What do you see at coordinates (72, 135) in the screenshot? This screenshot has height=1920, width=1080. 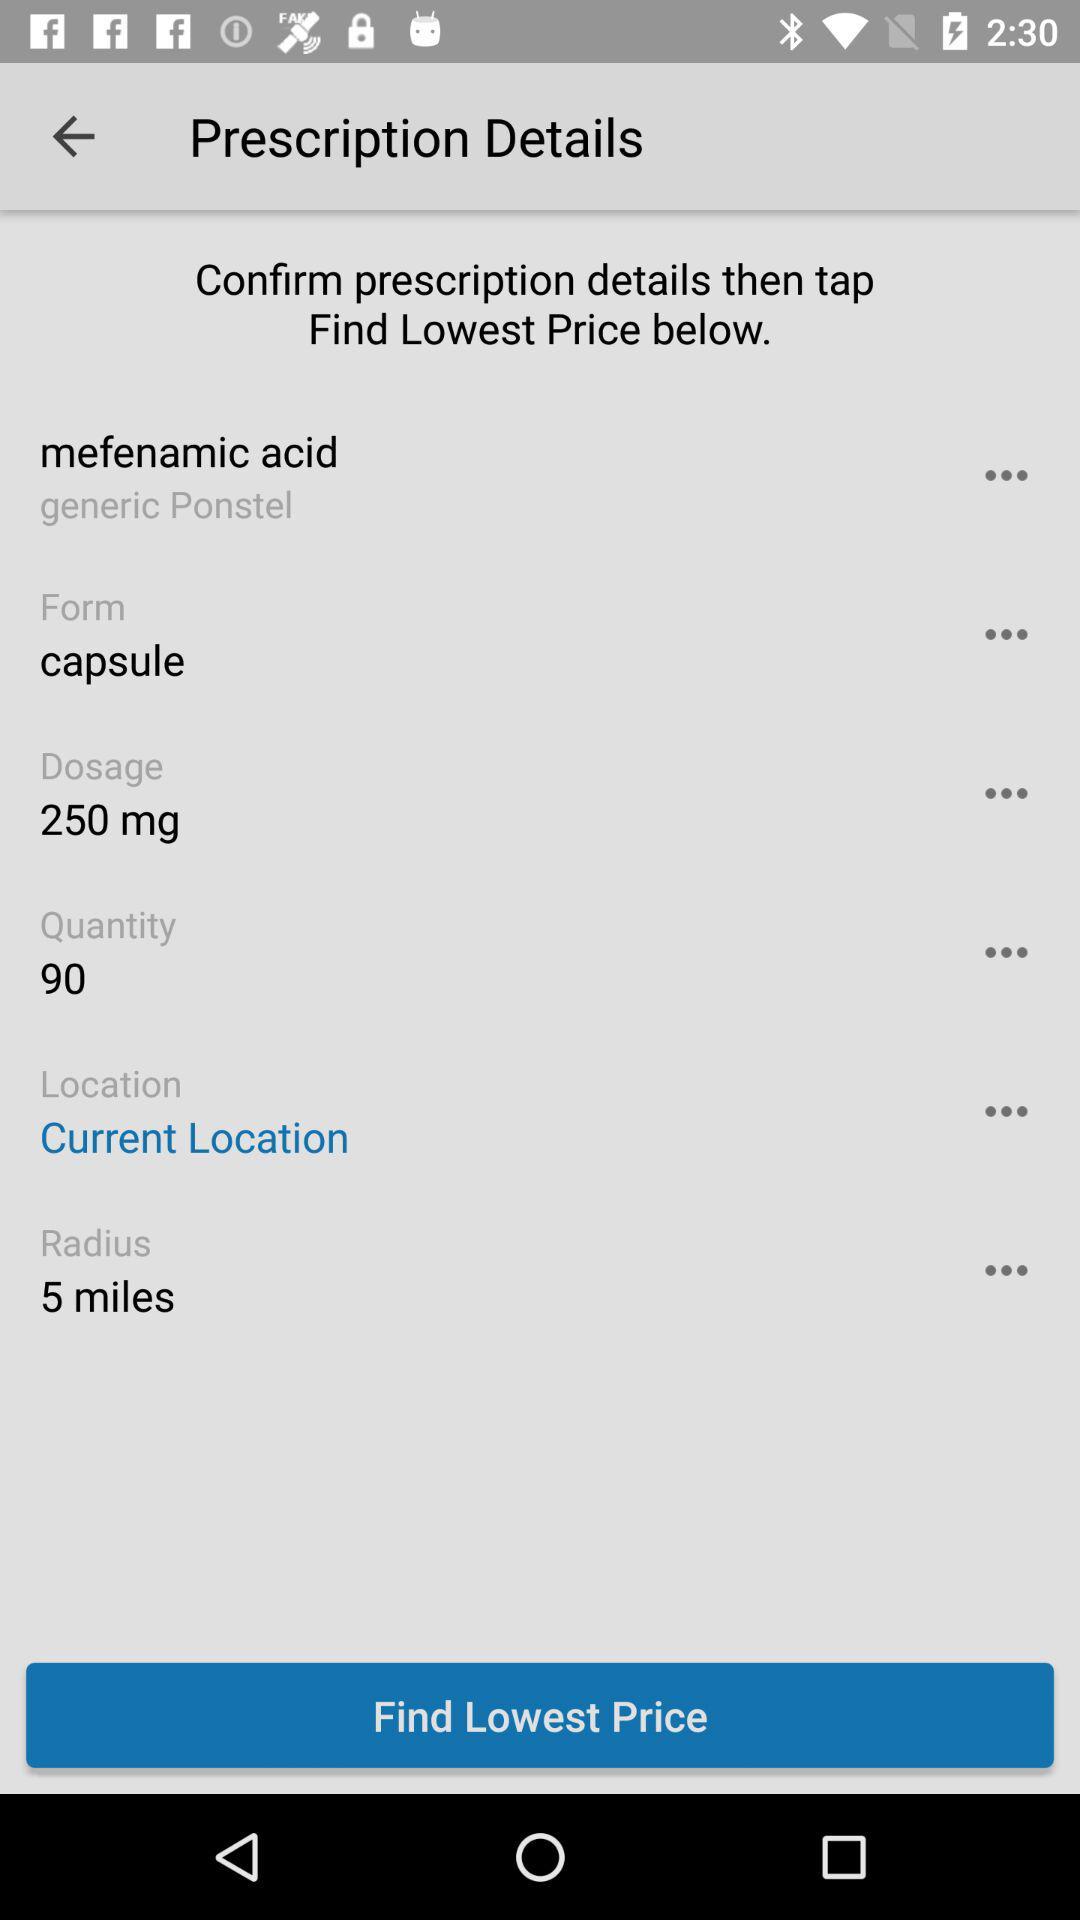 I see `item above confirm prescription details` at bounding box center [72, 135].